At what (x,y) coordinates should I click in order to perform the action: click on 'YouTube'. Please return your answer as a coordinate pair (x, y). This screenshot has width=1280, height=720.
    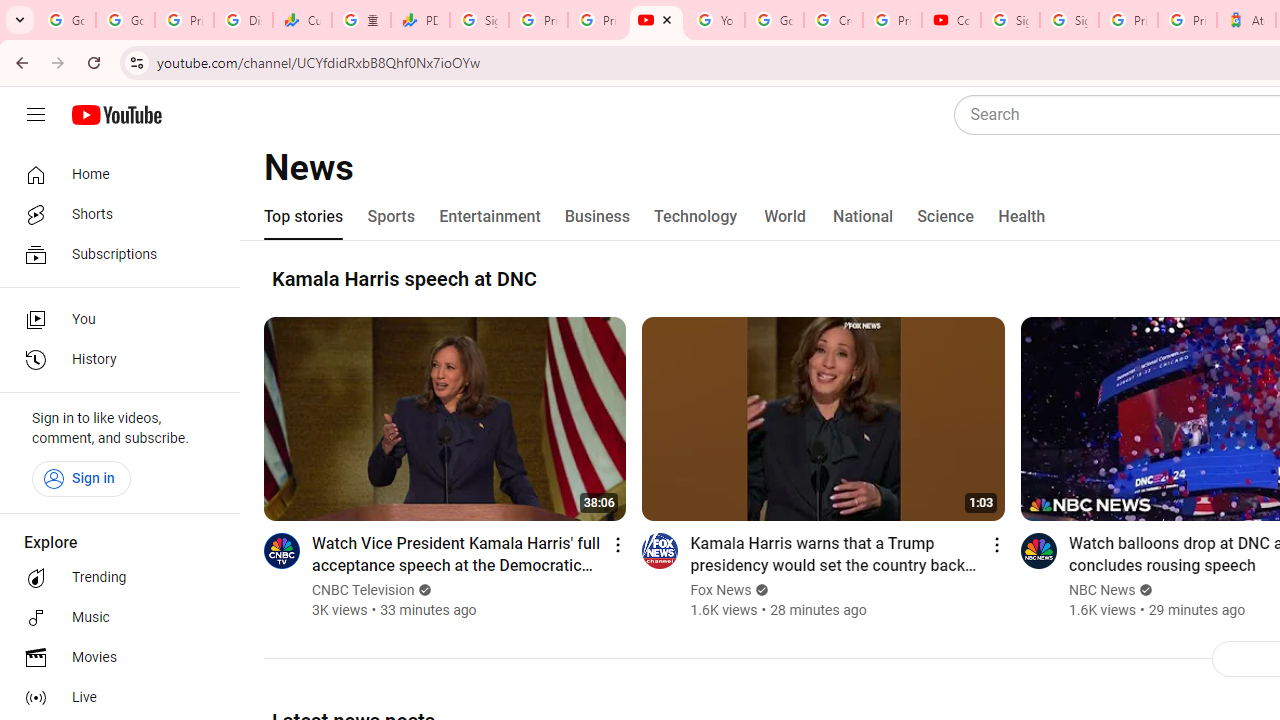
    Looking at the image, I should click on (715, 20).